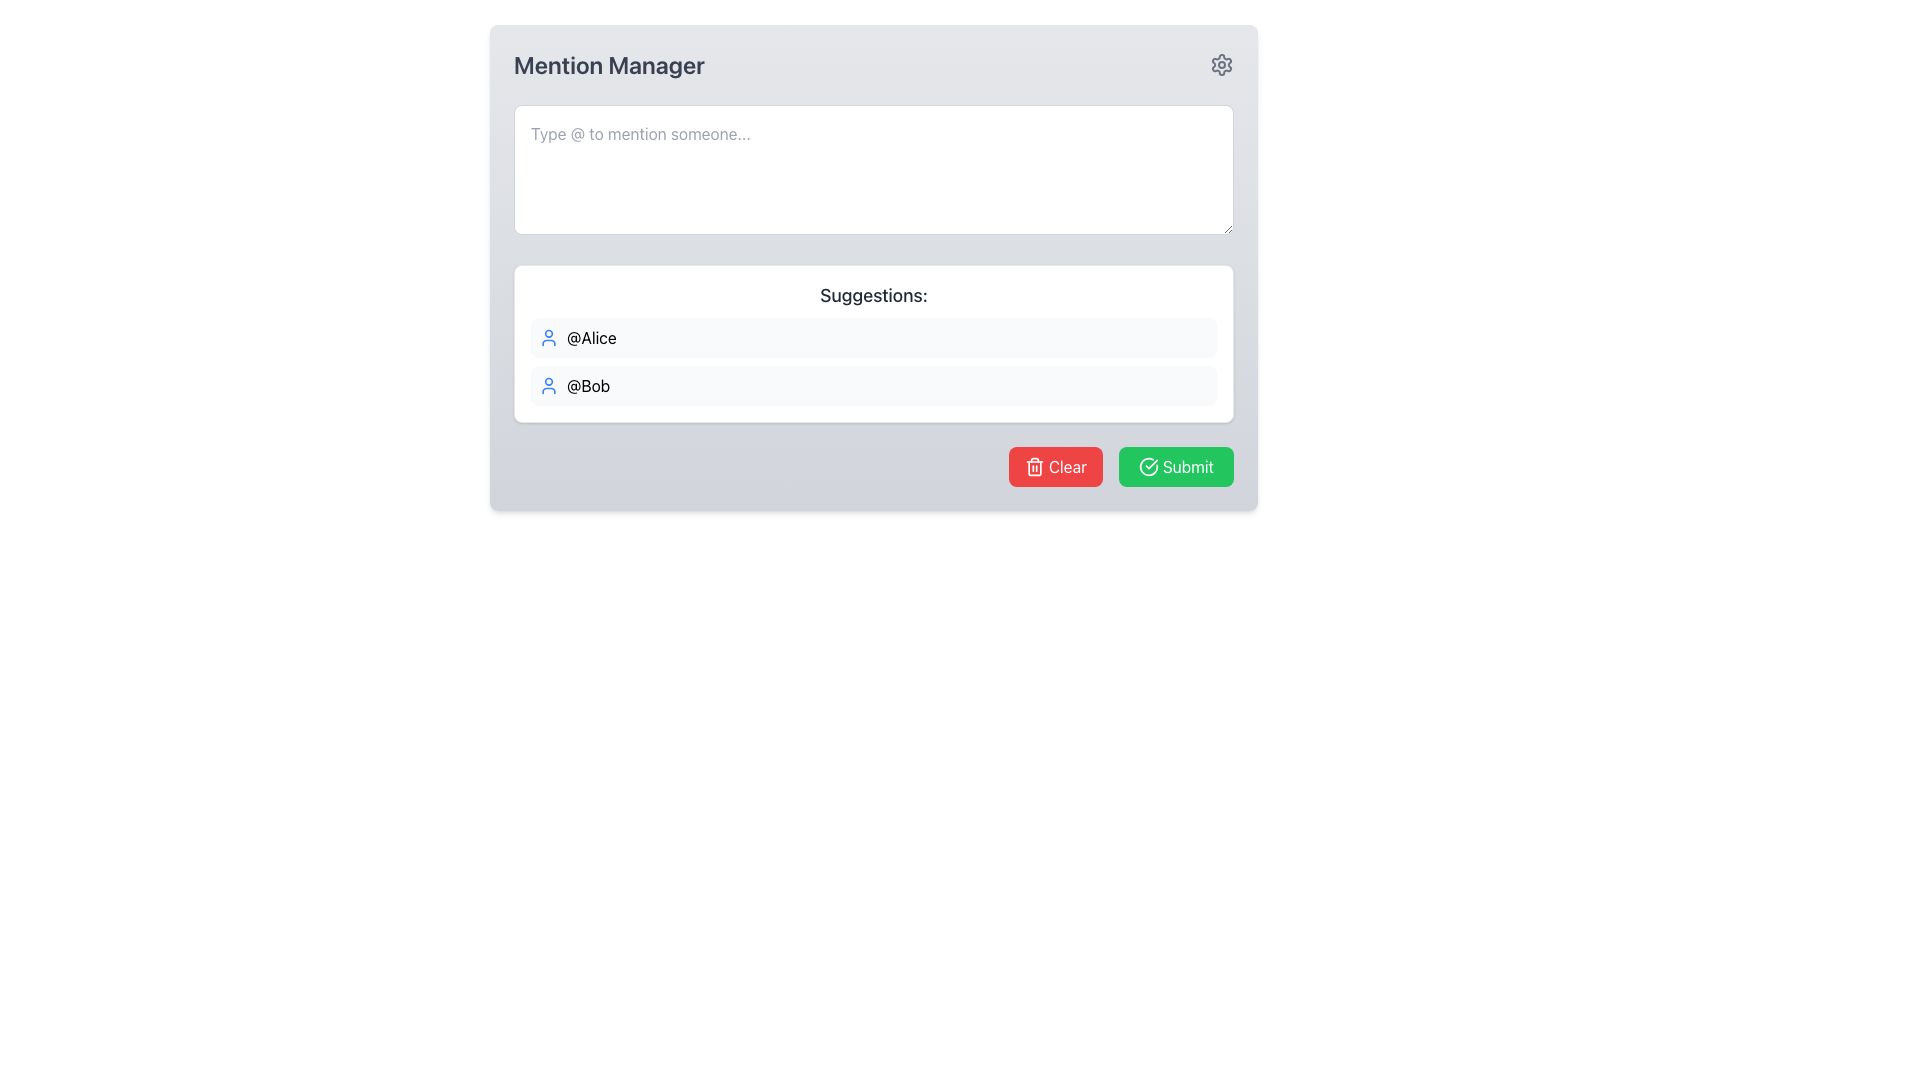 This screenshot has height=1080, width=1920. Describe the element at coordinates (873, 362) in the screenshot. I see `the user suggestion row containing mentions '@Alice' and '@Bob'` at that location.